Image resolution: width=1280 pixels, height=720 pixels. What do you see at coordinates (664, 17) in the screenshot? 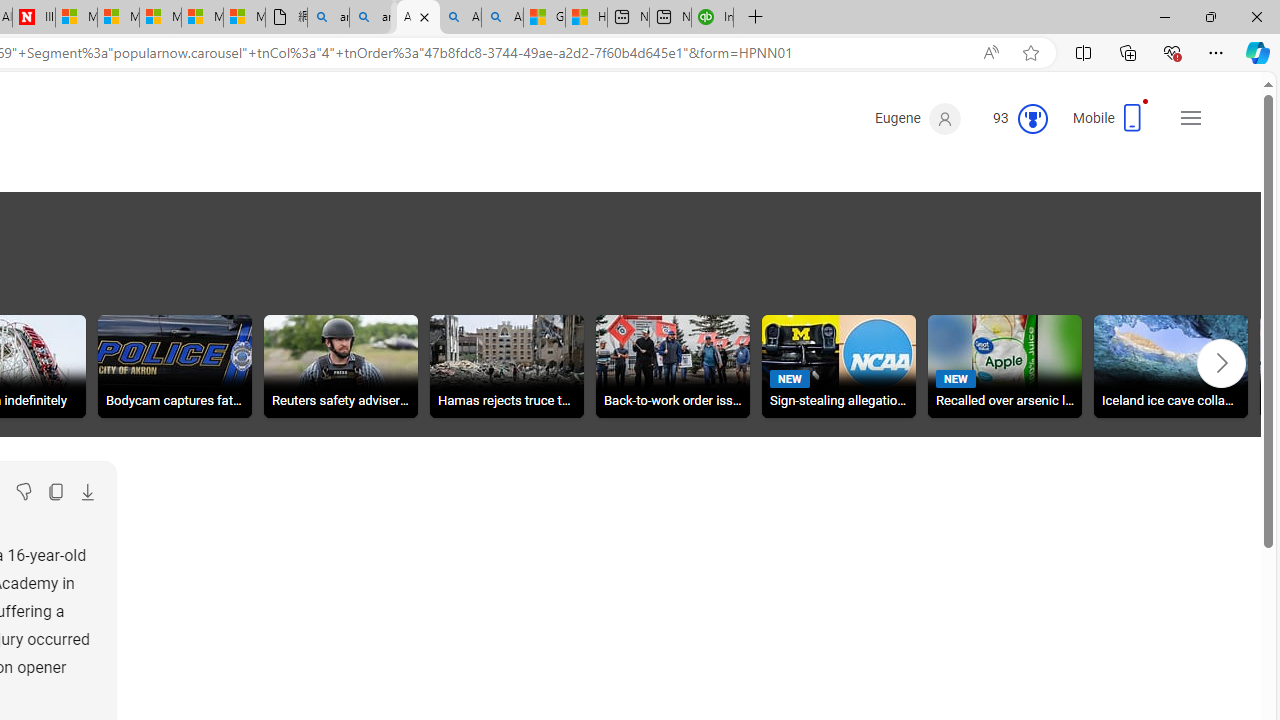
I see `'Intuit QuickBooks Online - Quickbooks'` at bounding box center [664, 17].